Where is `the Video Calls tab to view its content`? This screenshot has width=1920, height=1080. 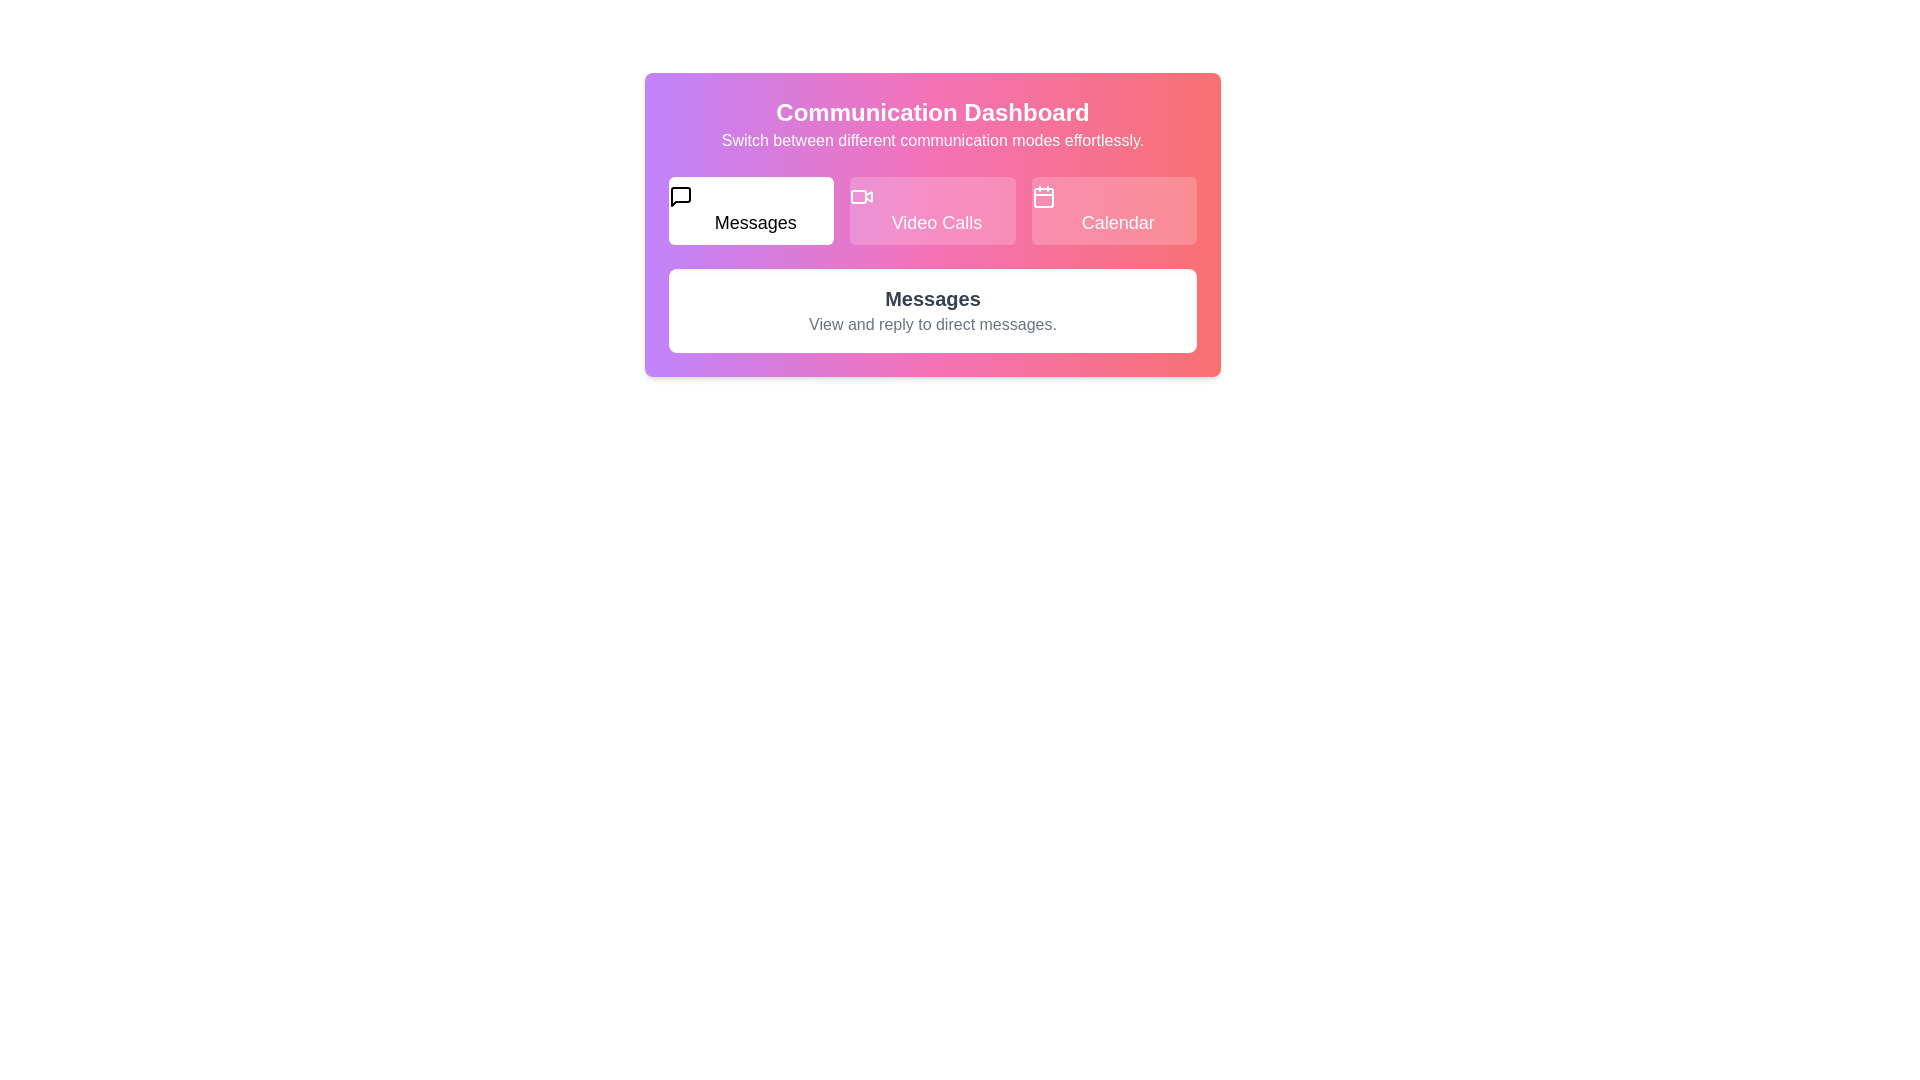
the Video Calls tab to view its content is located at coordinates (930, 211).